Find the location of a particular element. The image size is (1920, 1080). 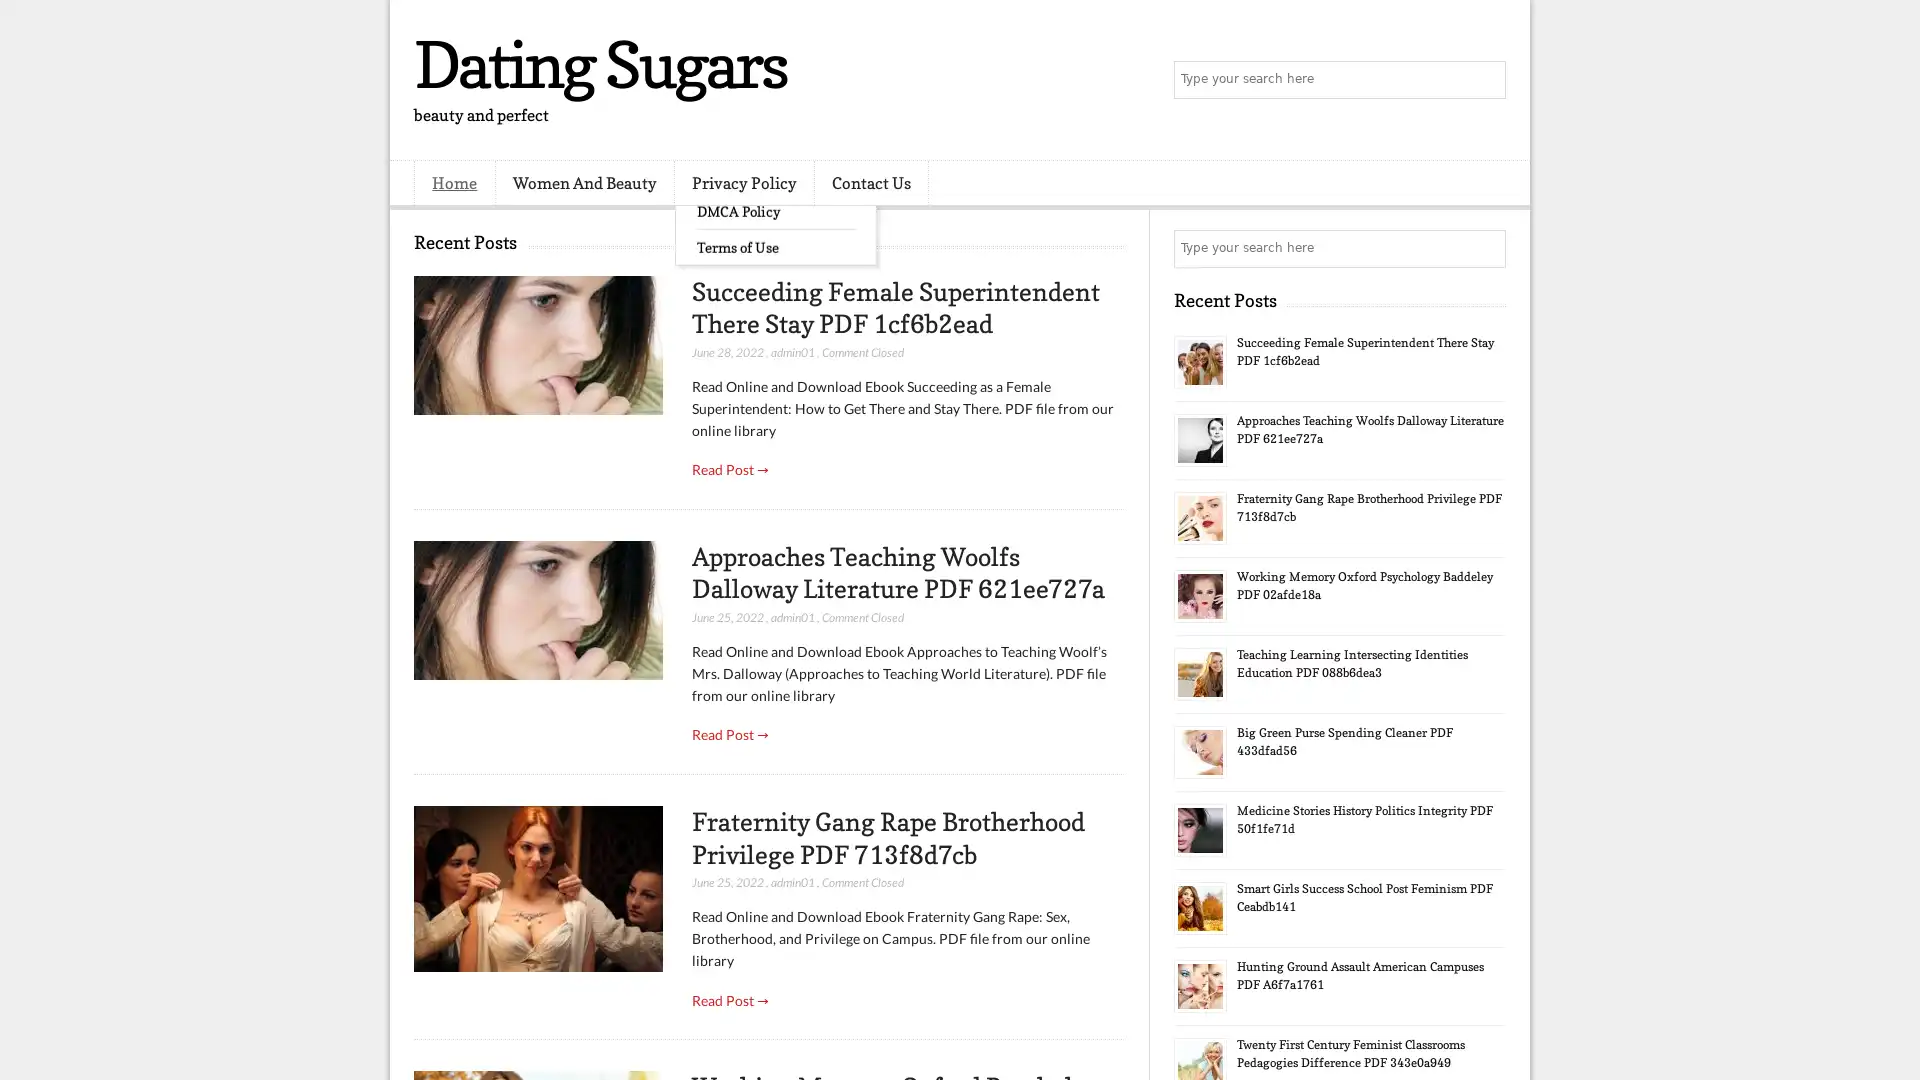

Search is located at coordinates (1485, 80).